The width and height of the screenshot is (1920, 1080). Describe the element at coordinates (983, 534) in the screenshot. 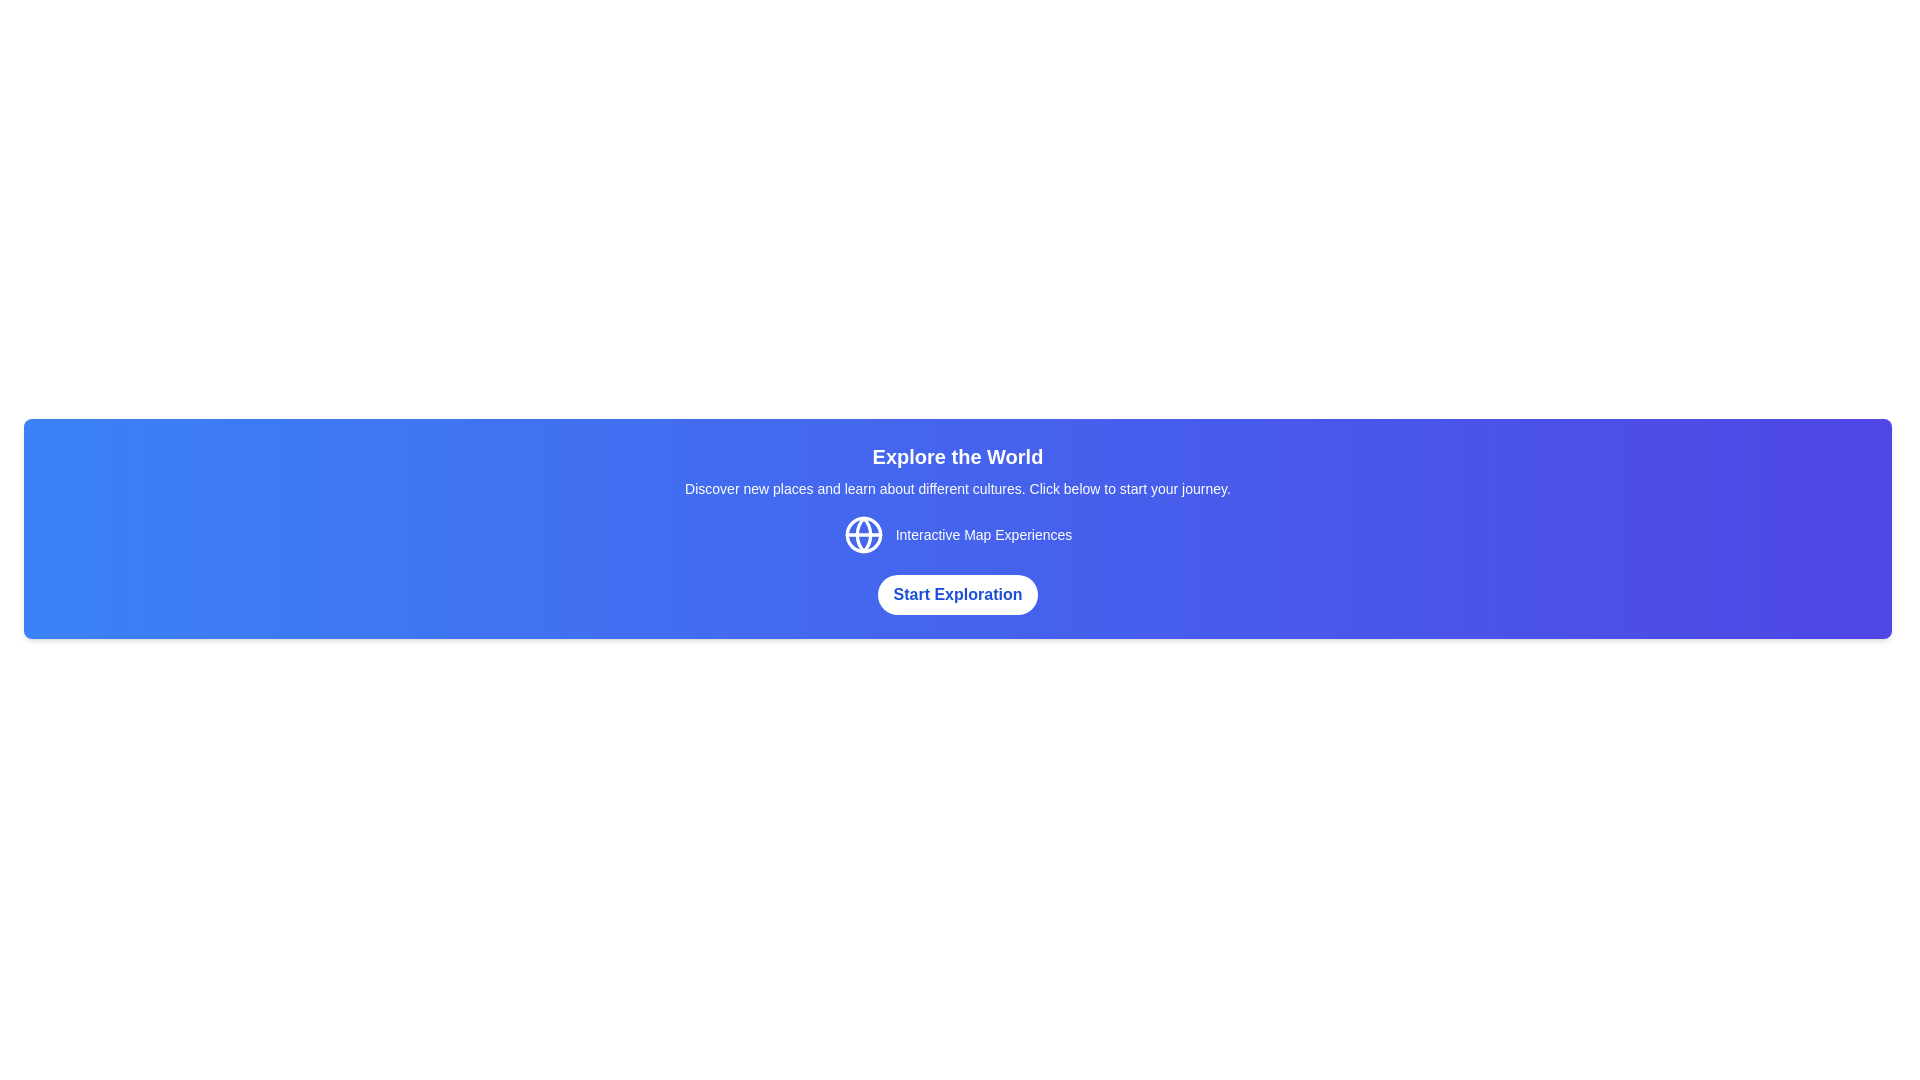

I see `text label that describes the adjacent globe icon, which is positioned to the right of the globe icon within a blue section` at that location.